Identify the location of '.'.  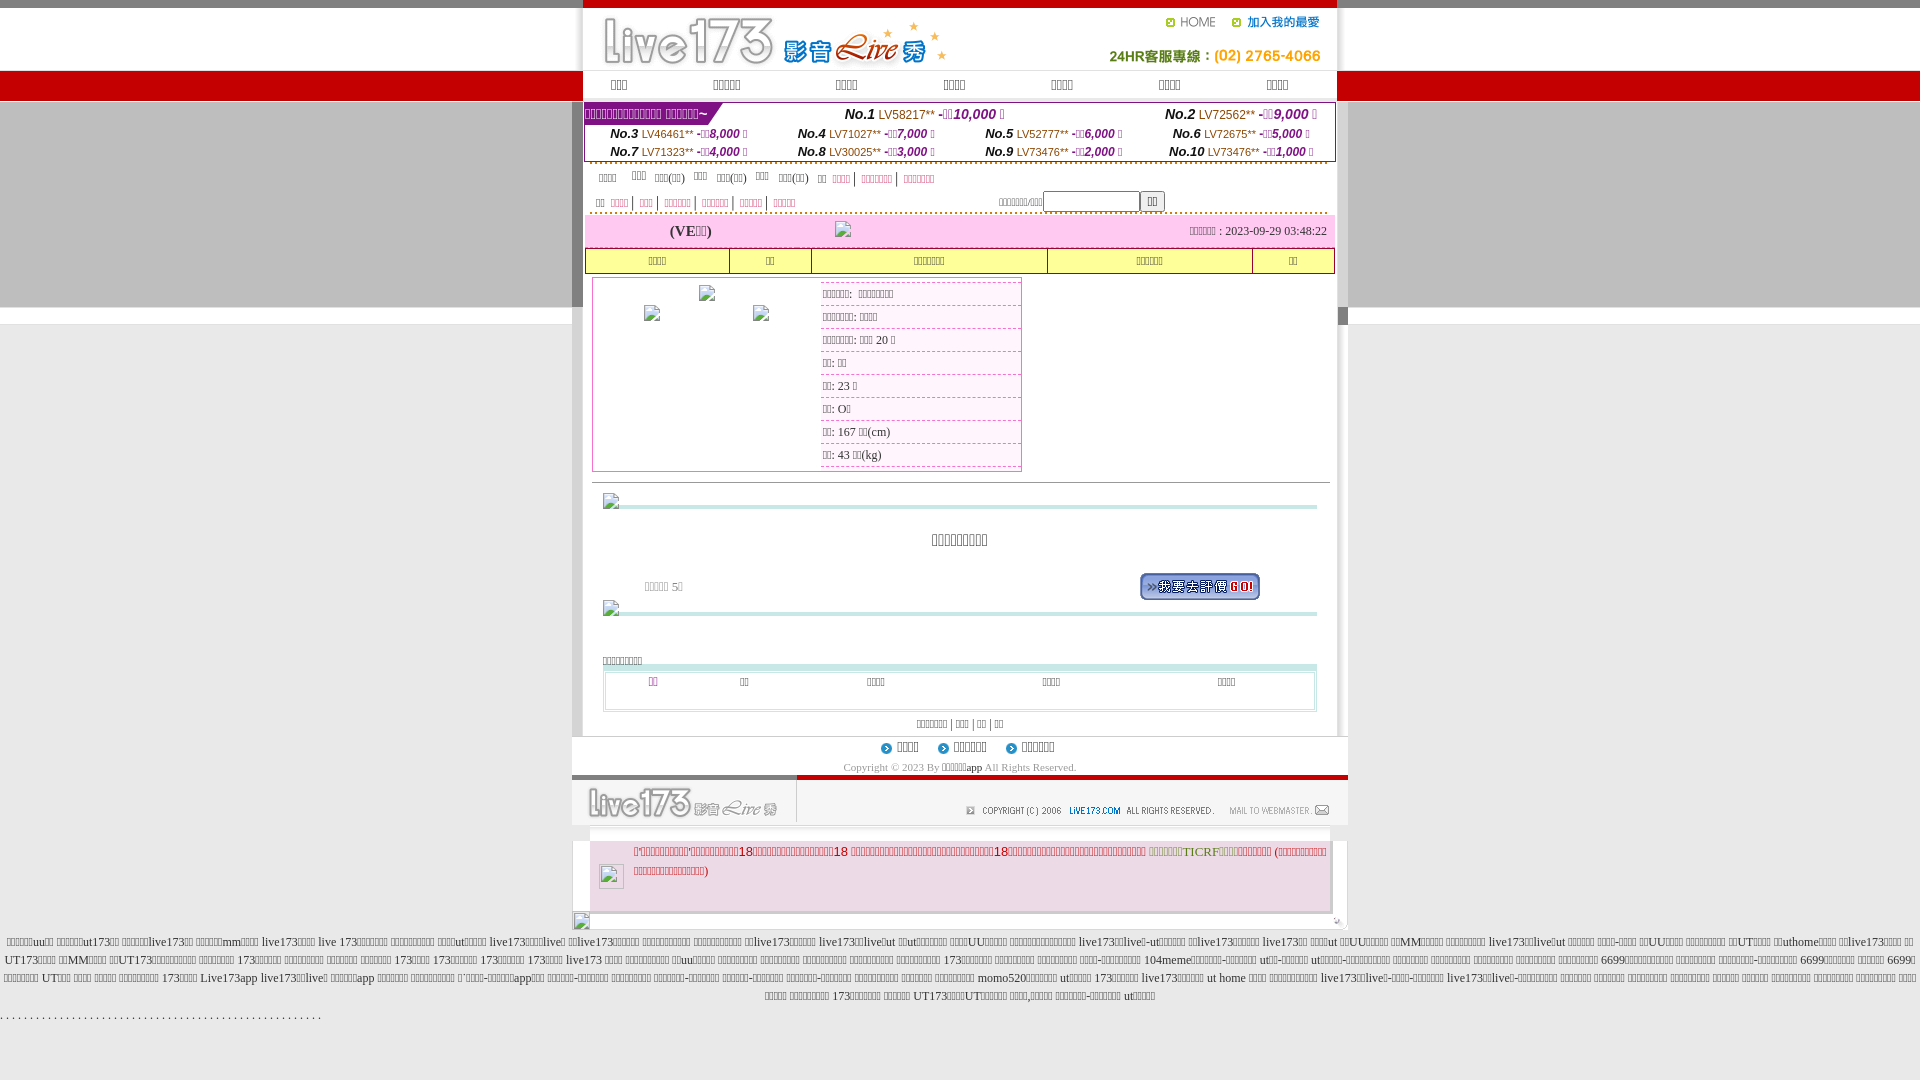
(90, 1014).